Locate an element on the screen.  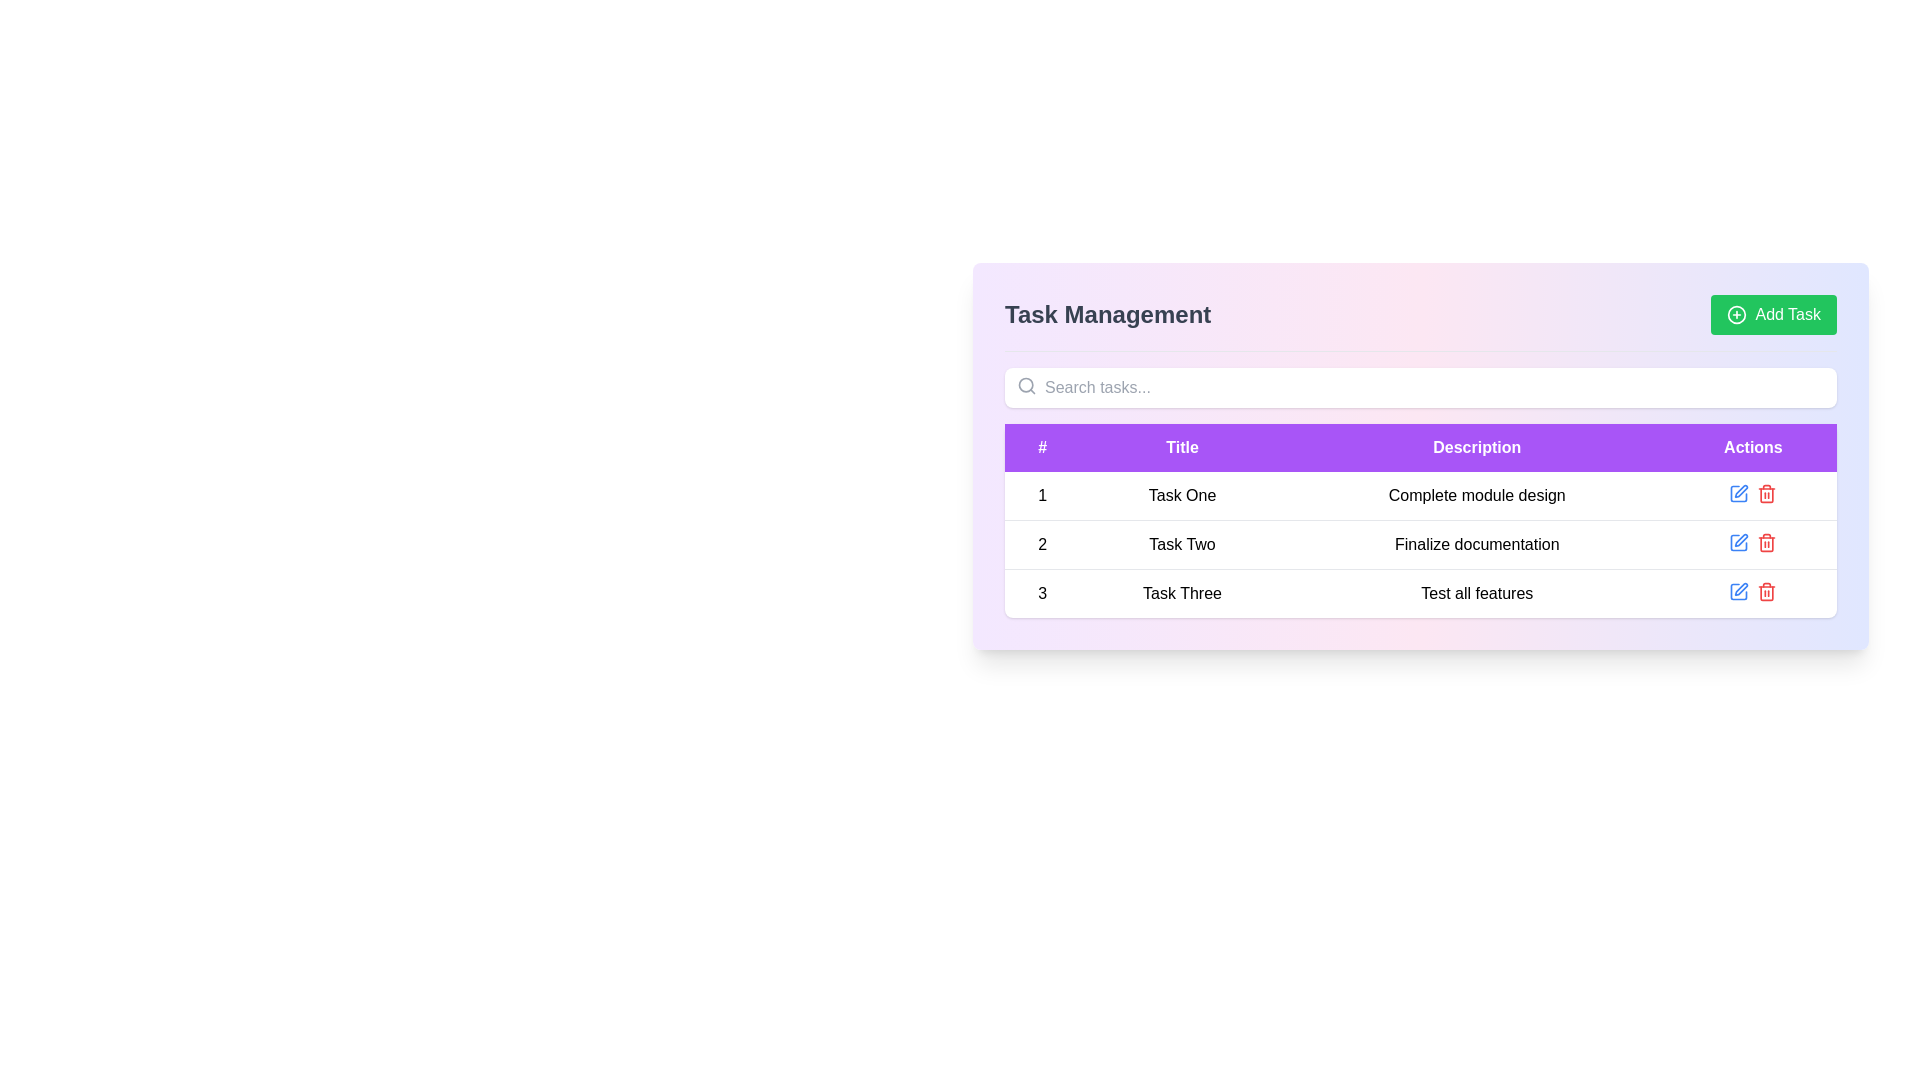
the second row in the Task Management table that displays the identifier '2', title 'Task Two', and description 'Finalize documentation' is located at coordinates (1419, 544).